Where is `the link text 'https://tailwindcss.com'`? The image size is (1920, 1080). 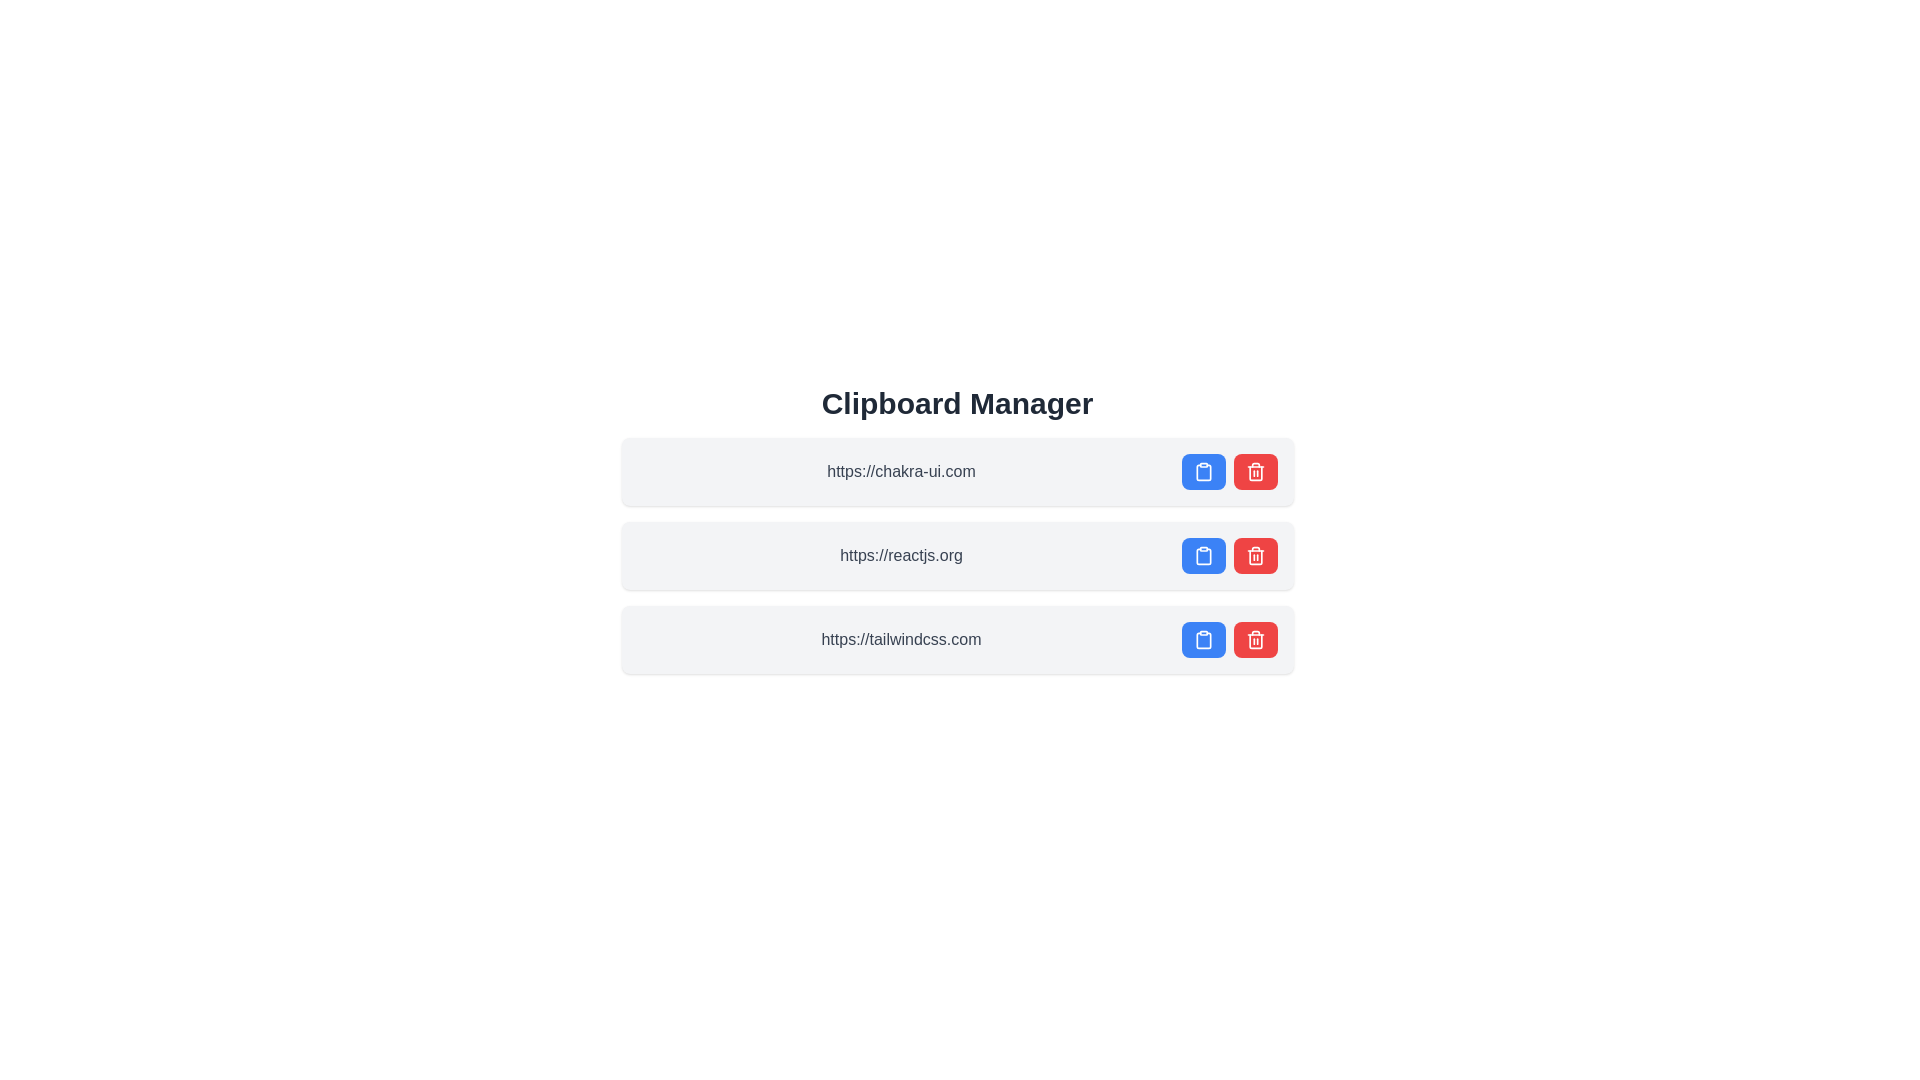
the link text 'https://tailwindcss.com' is located at coordinates (956, 640).